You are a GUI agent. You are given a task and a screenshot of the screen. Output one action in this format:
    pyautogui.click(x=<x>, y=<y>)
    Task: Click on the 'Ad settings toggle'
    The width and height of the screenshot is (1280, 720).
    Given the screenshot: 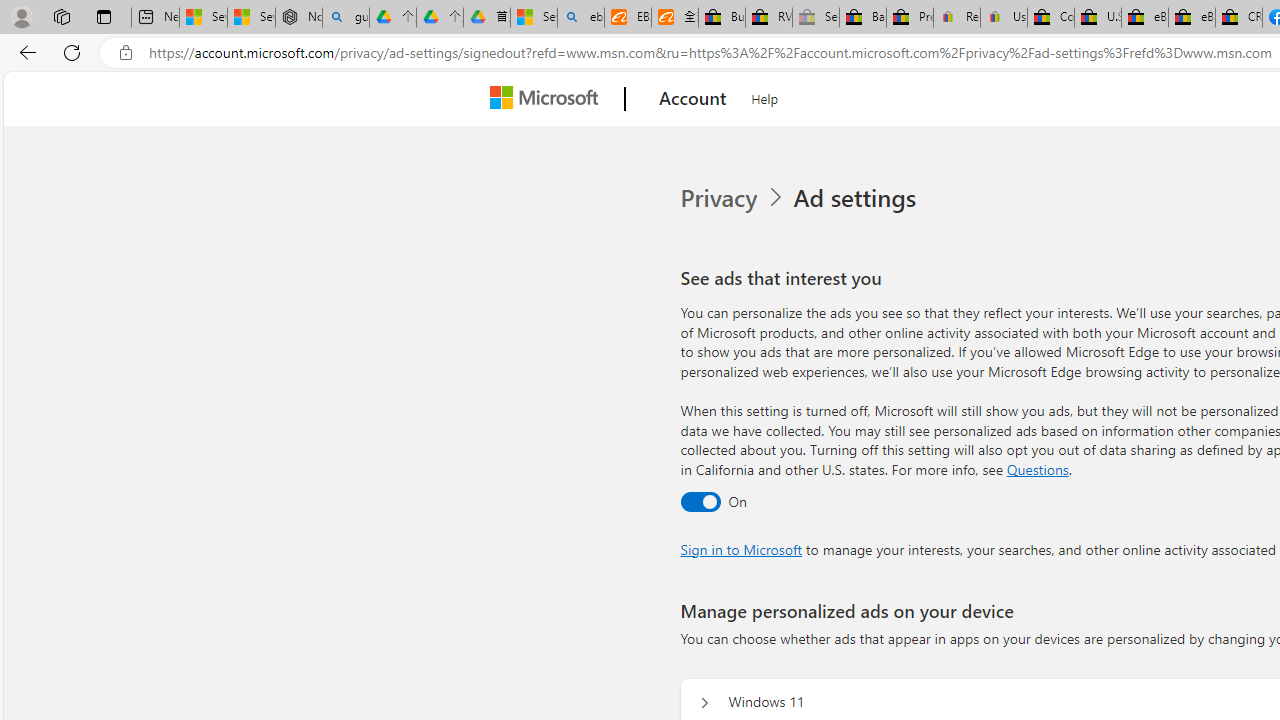 What is the action you would take?
    pyautogui.click(x=700, y=500)
    